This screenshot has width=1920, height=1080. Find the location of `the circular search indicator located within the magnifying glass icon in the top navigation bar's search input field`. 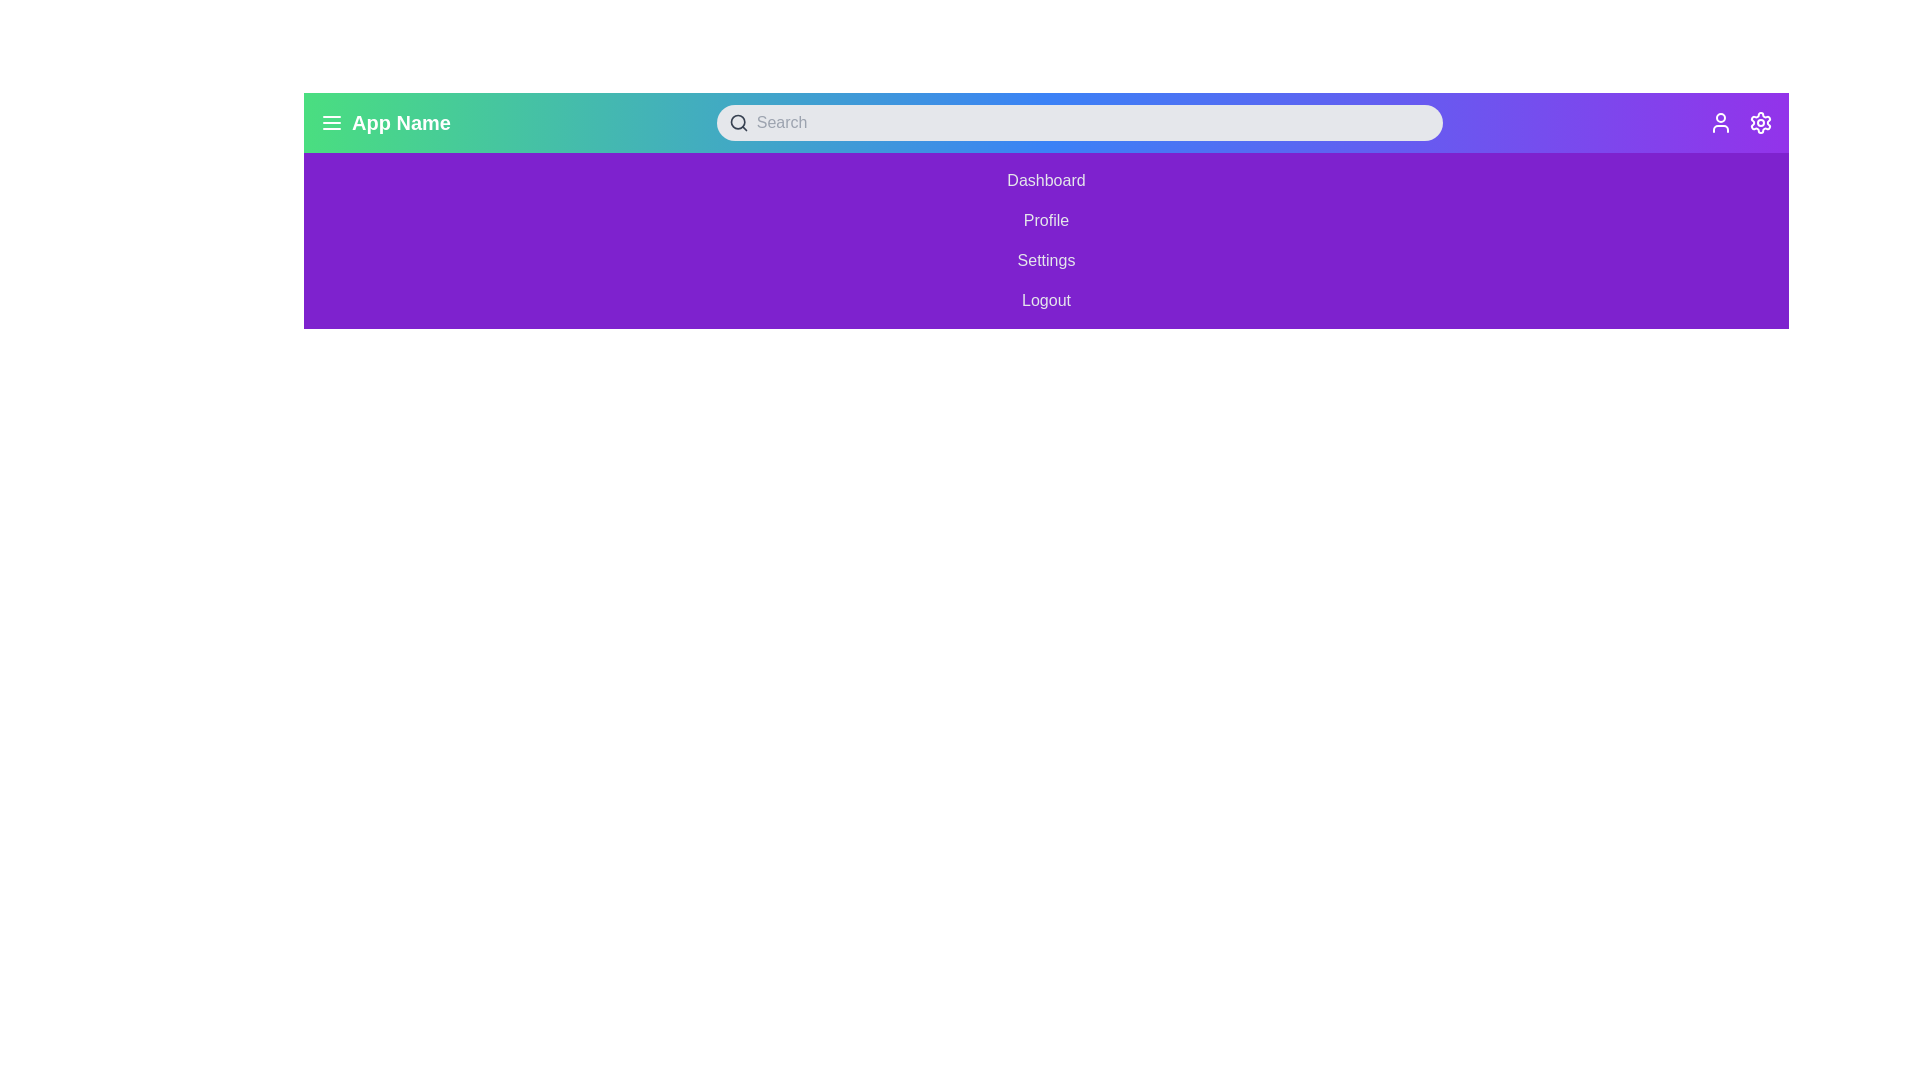

the circular search indicator located within the magnifying glass icon in the top navigation bar's search input field is located at coordinates (736, 122).